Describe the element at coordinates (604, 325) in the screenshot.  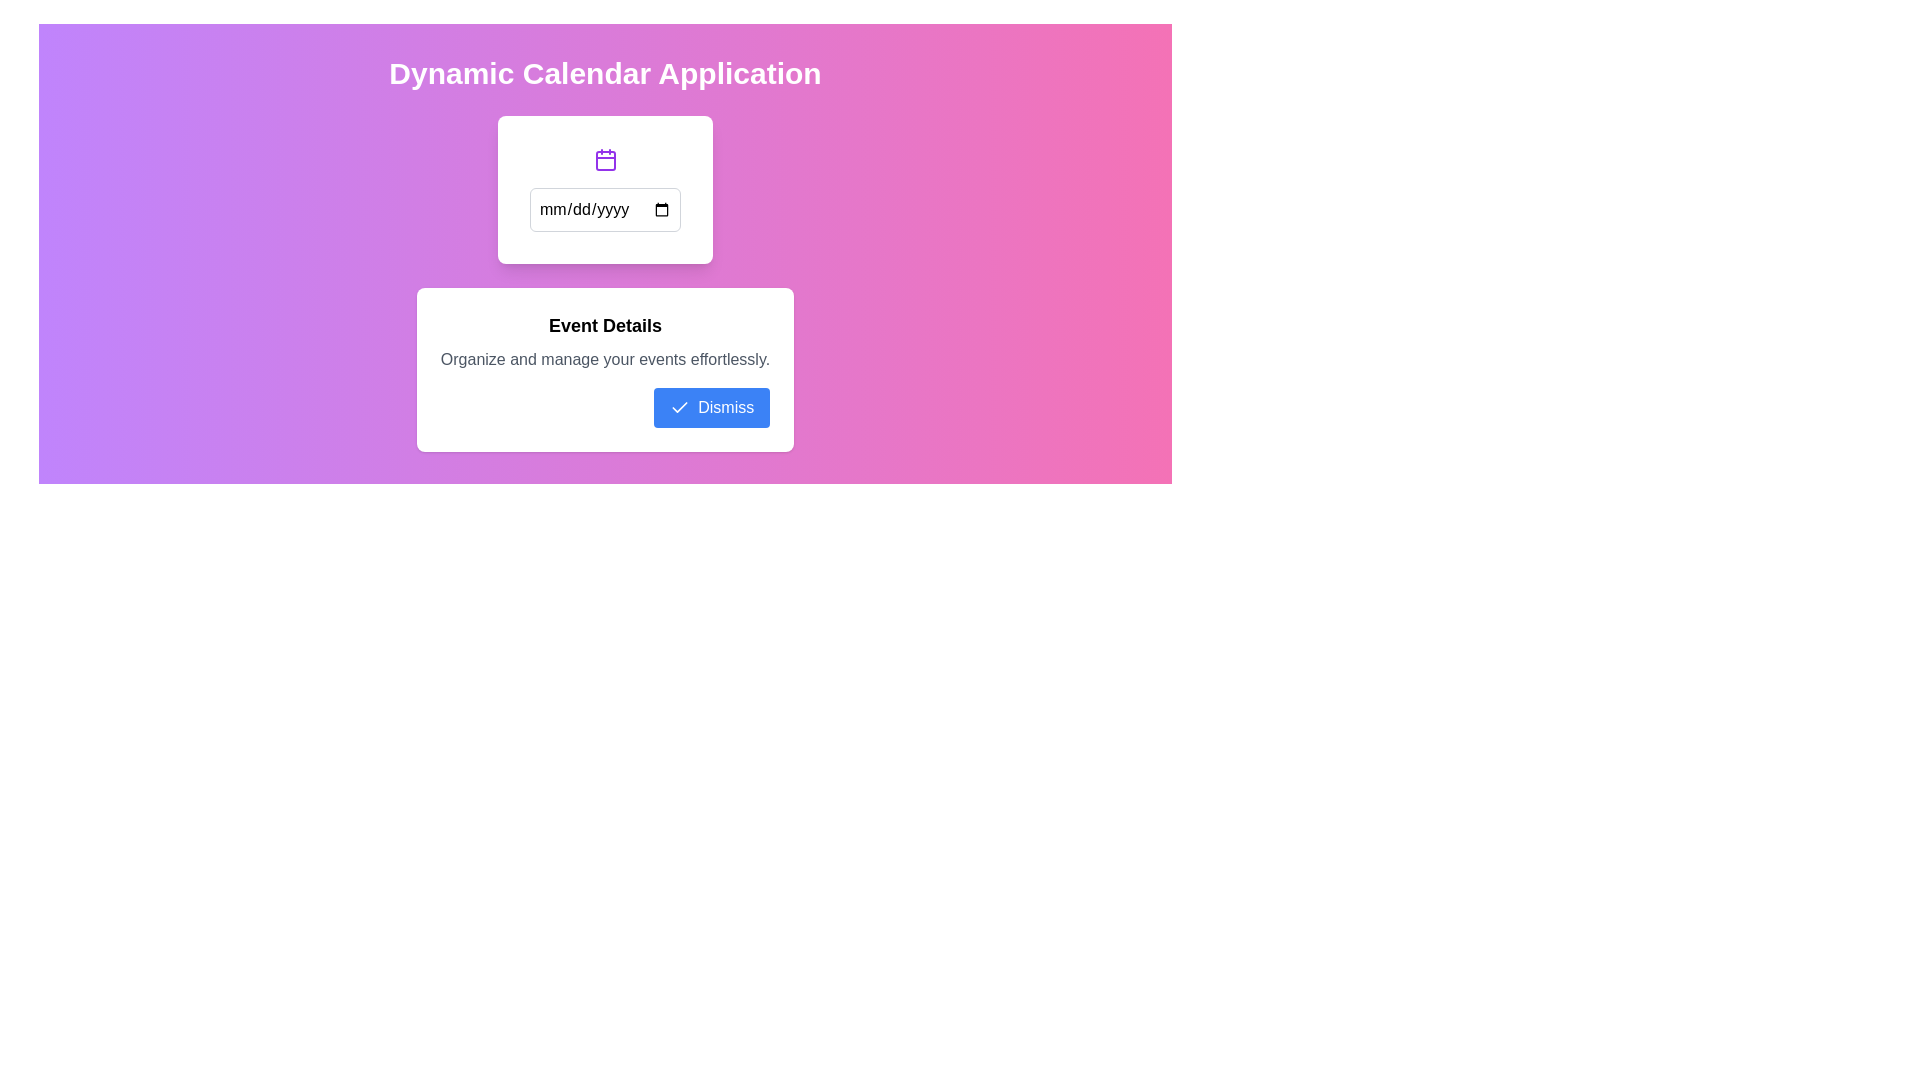
I see `the bold, large-sized text label reading 'Event Details', which is centrally aligned and positioned above the descriptive text and 'Dismiss' button` at that location.